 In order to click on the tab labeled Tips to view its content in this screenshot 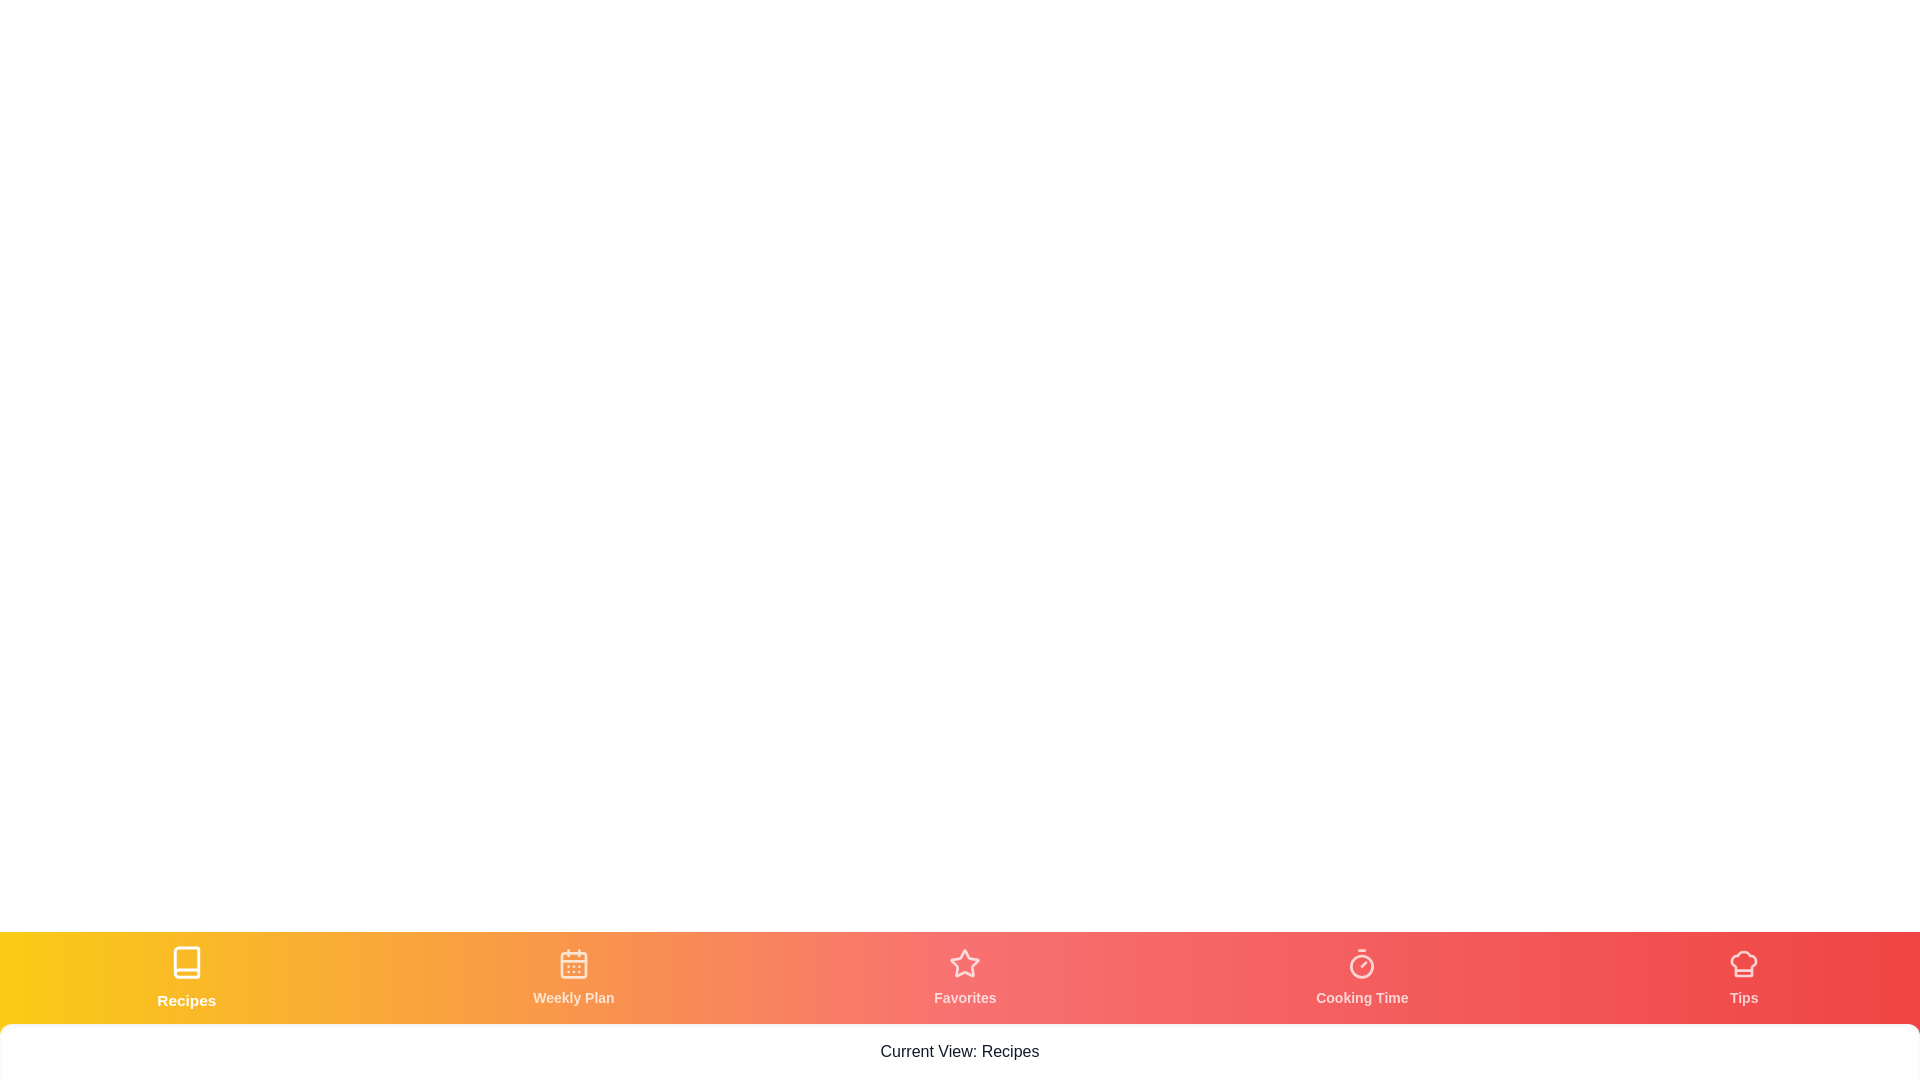, I will do `click(1742, 977)`.